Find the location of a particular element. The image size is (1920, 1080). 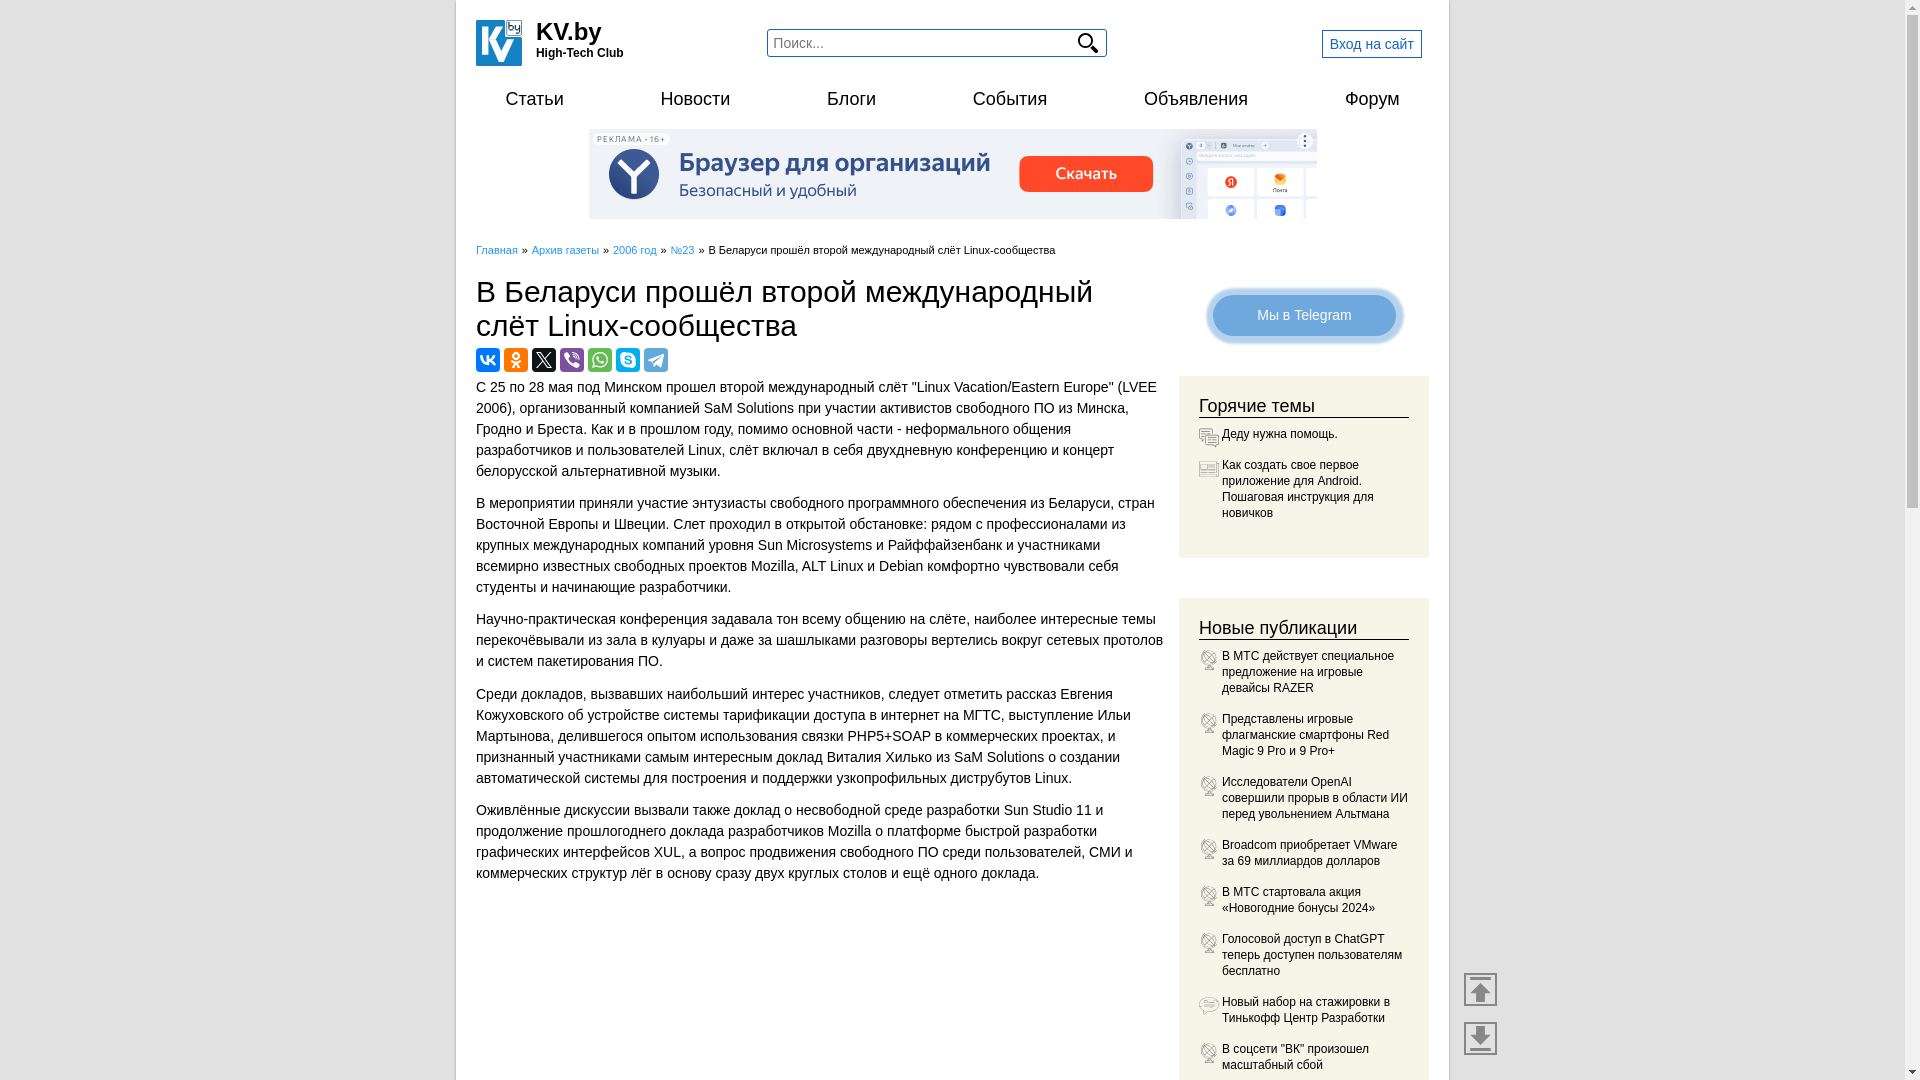

'Twitter' is located at coordinates (543, 358).